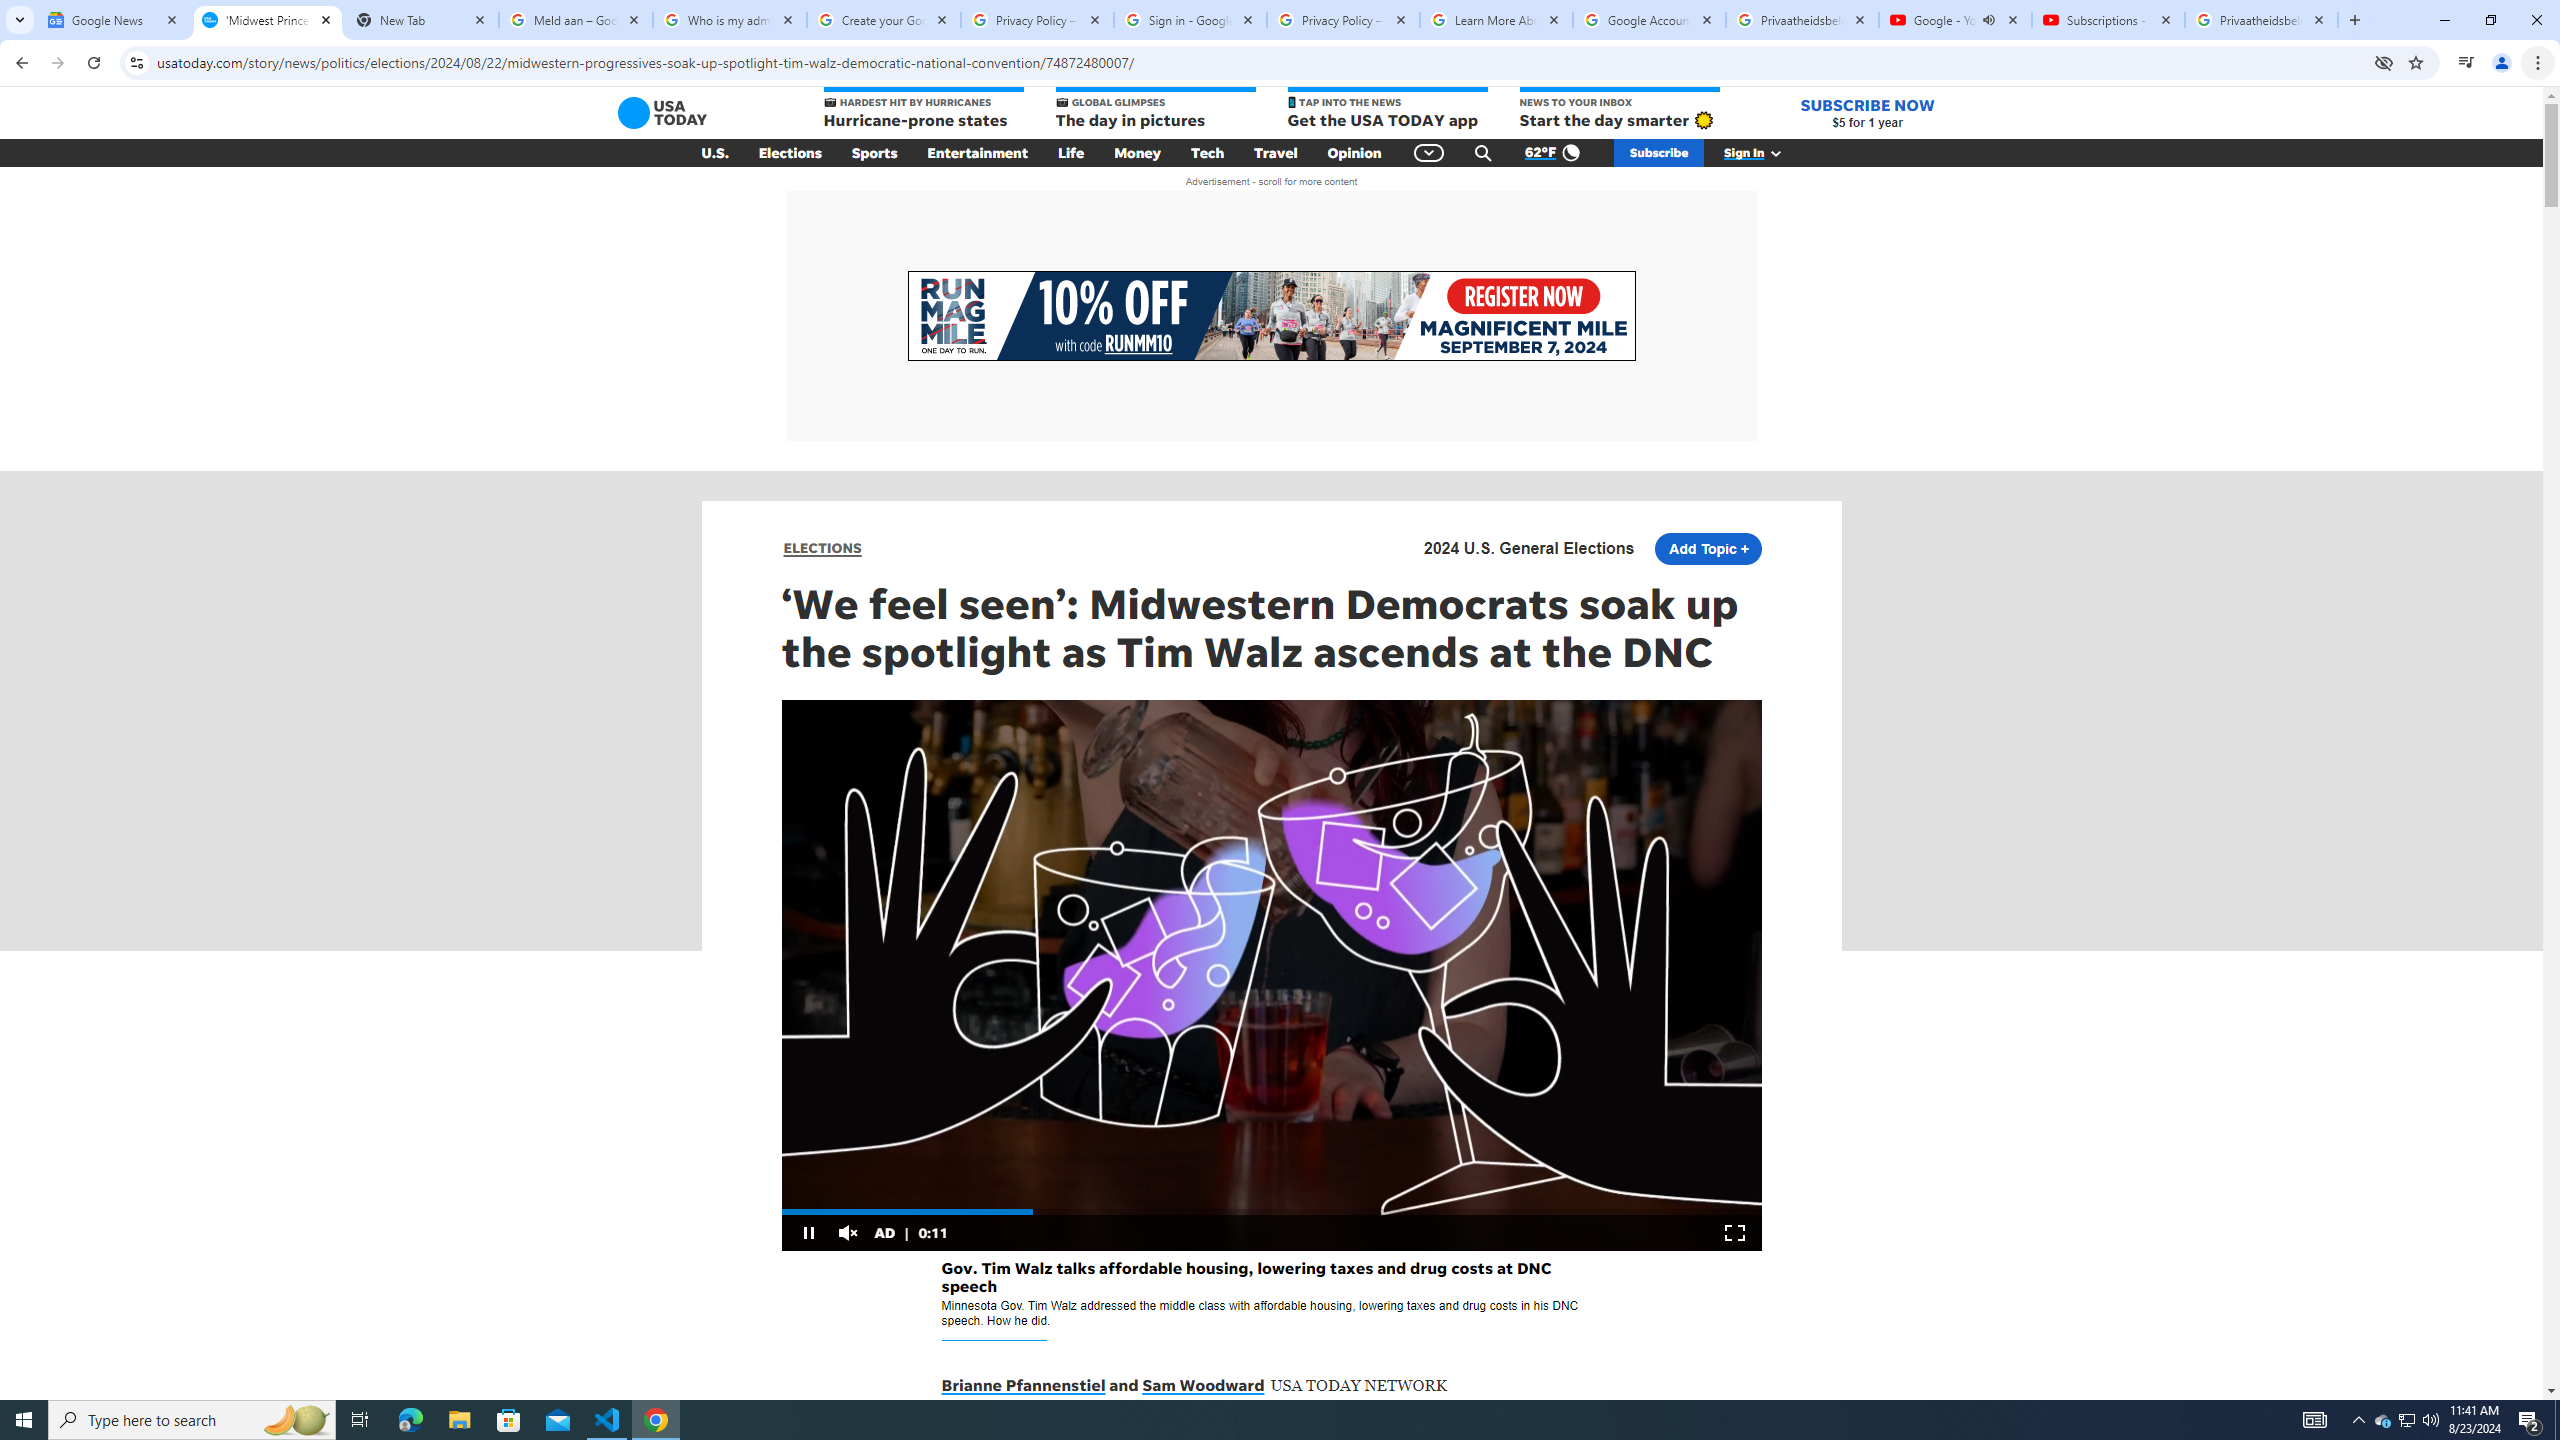  Describe the element at coordinates (823, 547) in the screenshot. I see `'ELECTIONS'` at that location.